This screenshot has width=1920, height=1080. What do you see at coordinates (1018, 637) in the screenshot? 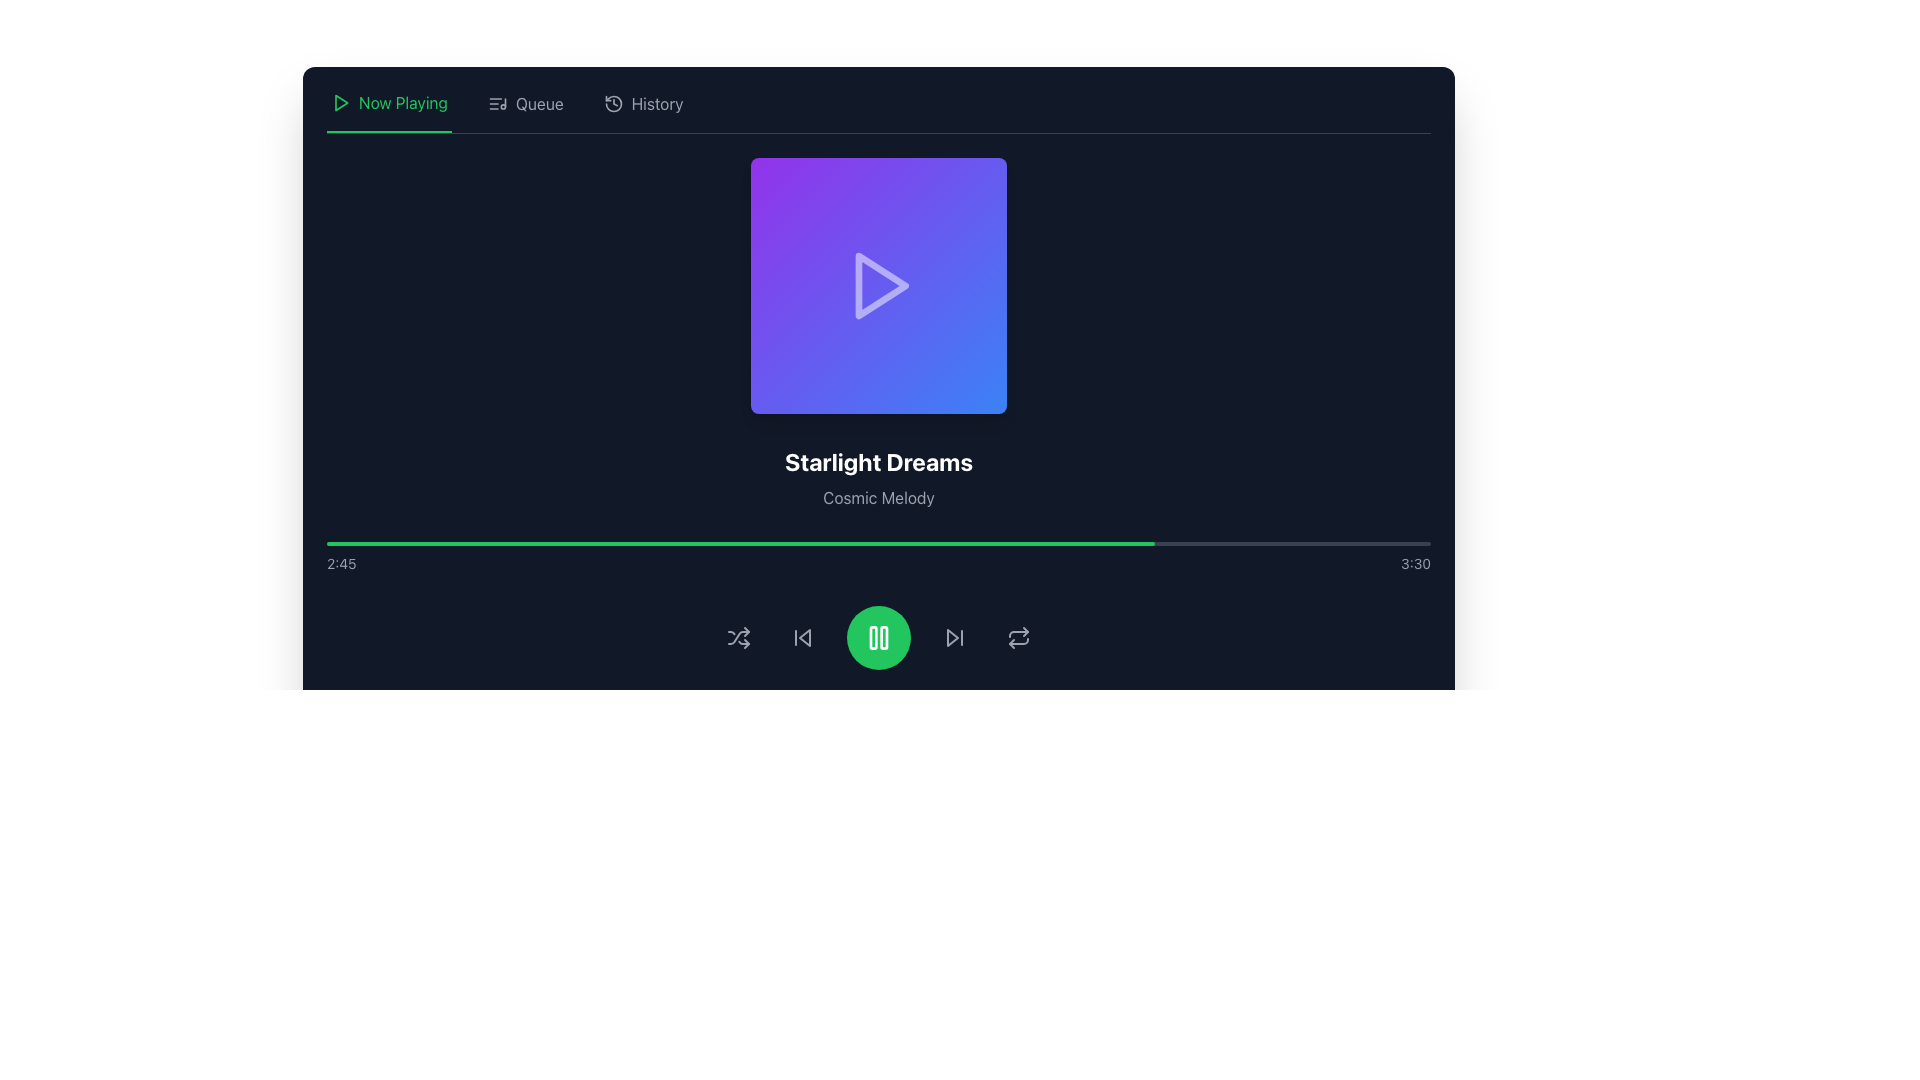
I see `the repeat functionality button located in the bottom control bar` at bounding box center [1018, 637].